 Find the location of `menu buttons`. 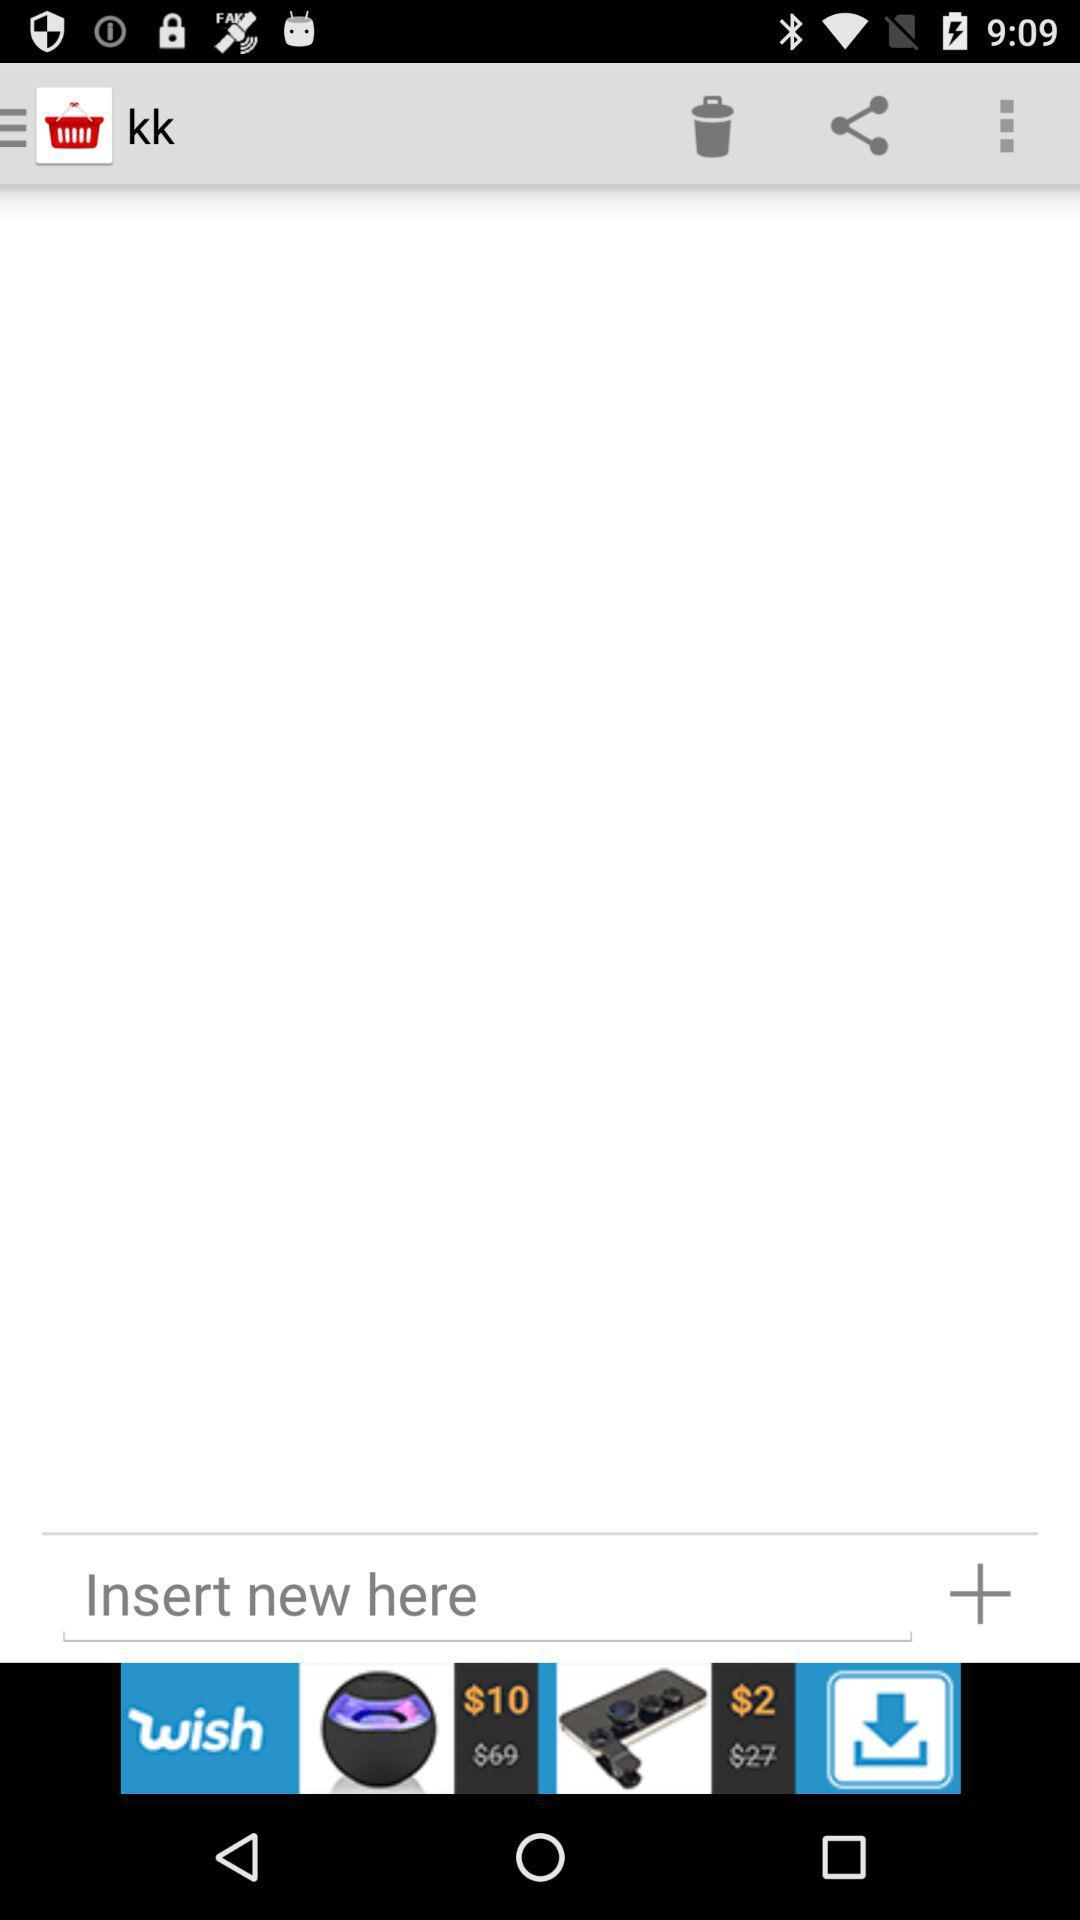

menu buttons is located at coordinates (540, 1727).